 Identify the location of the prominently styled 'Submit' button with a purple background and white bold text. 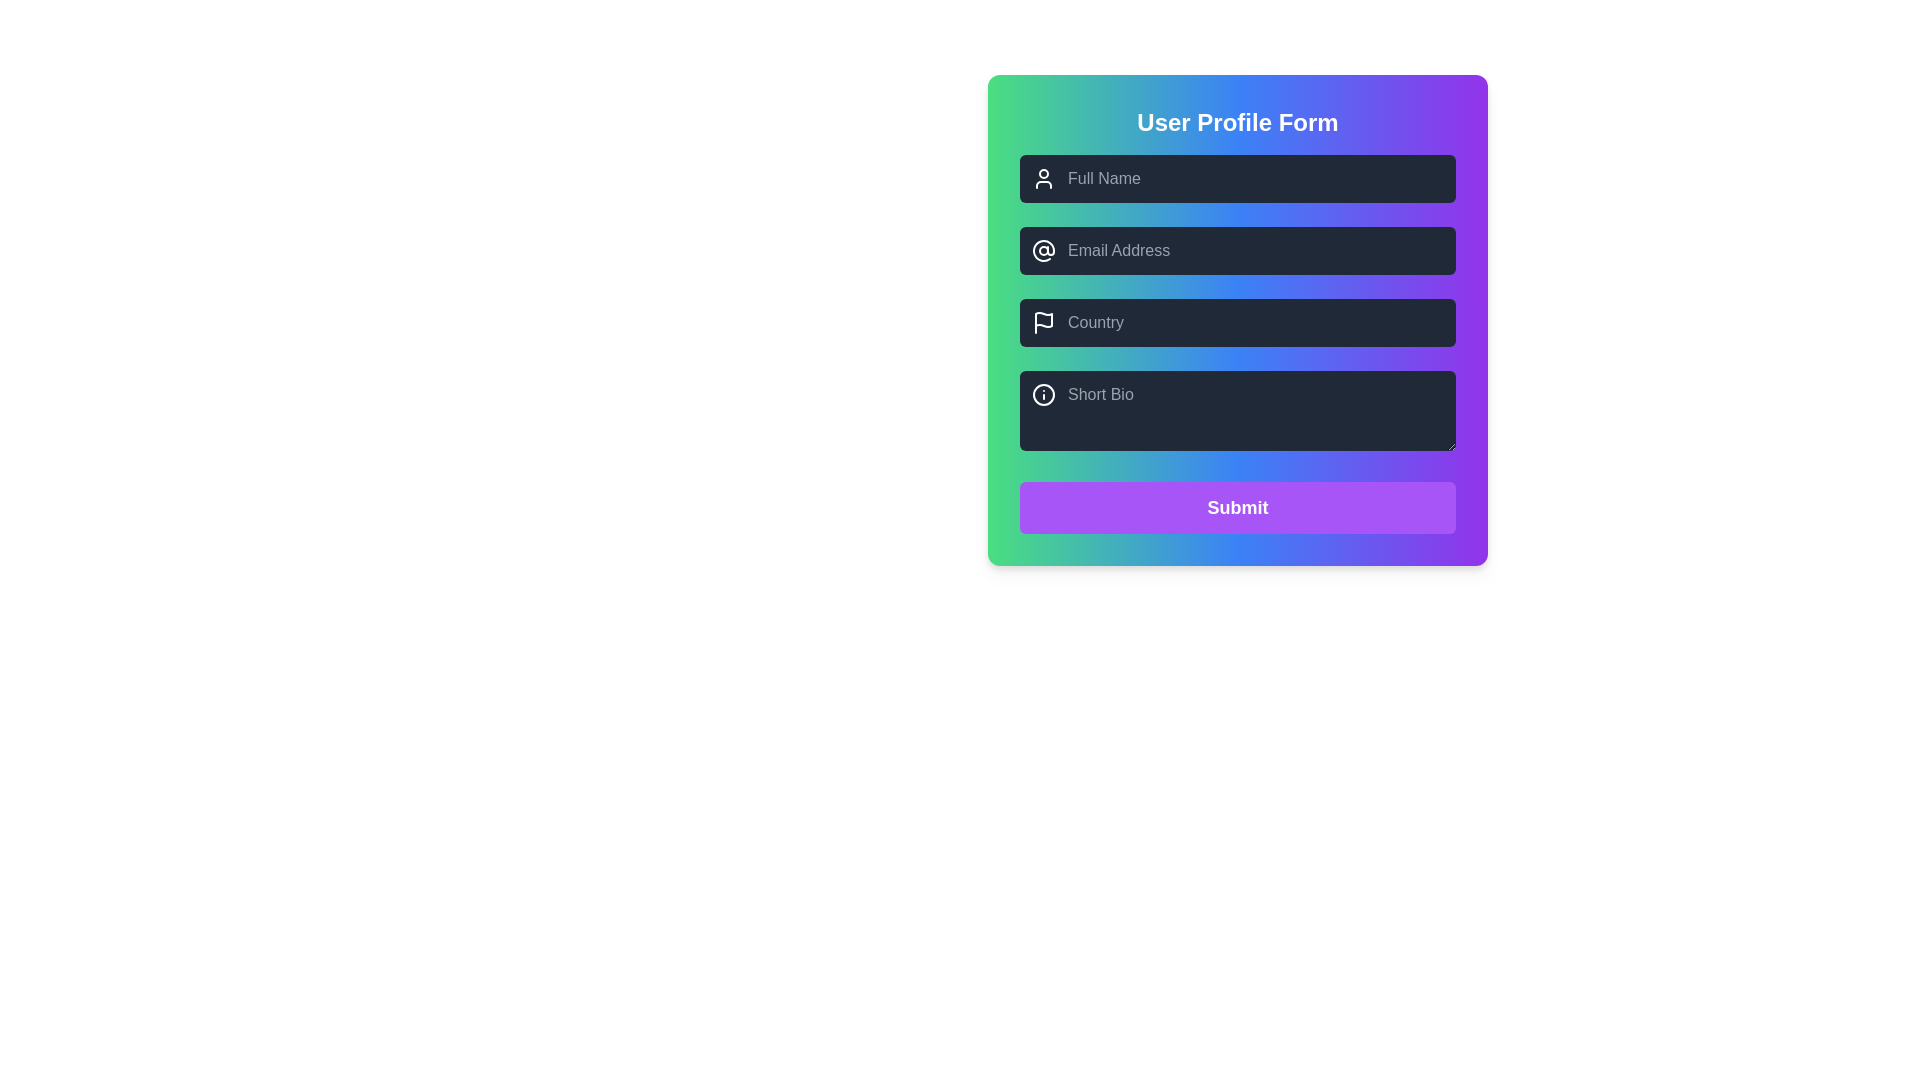
(1237, 507).